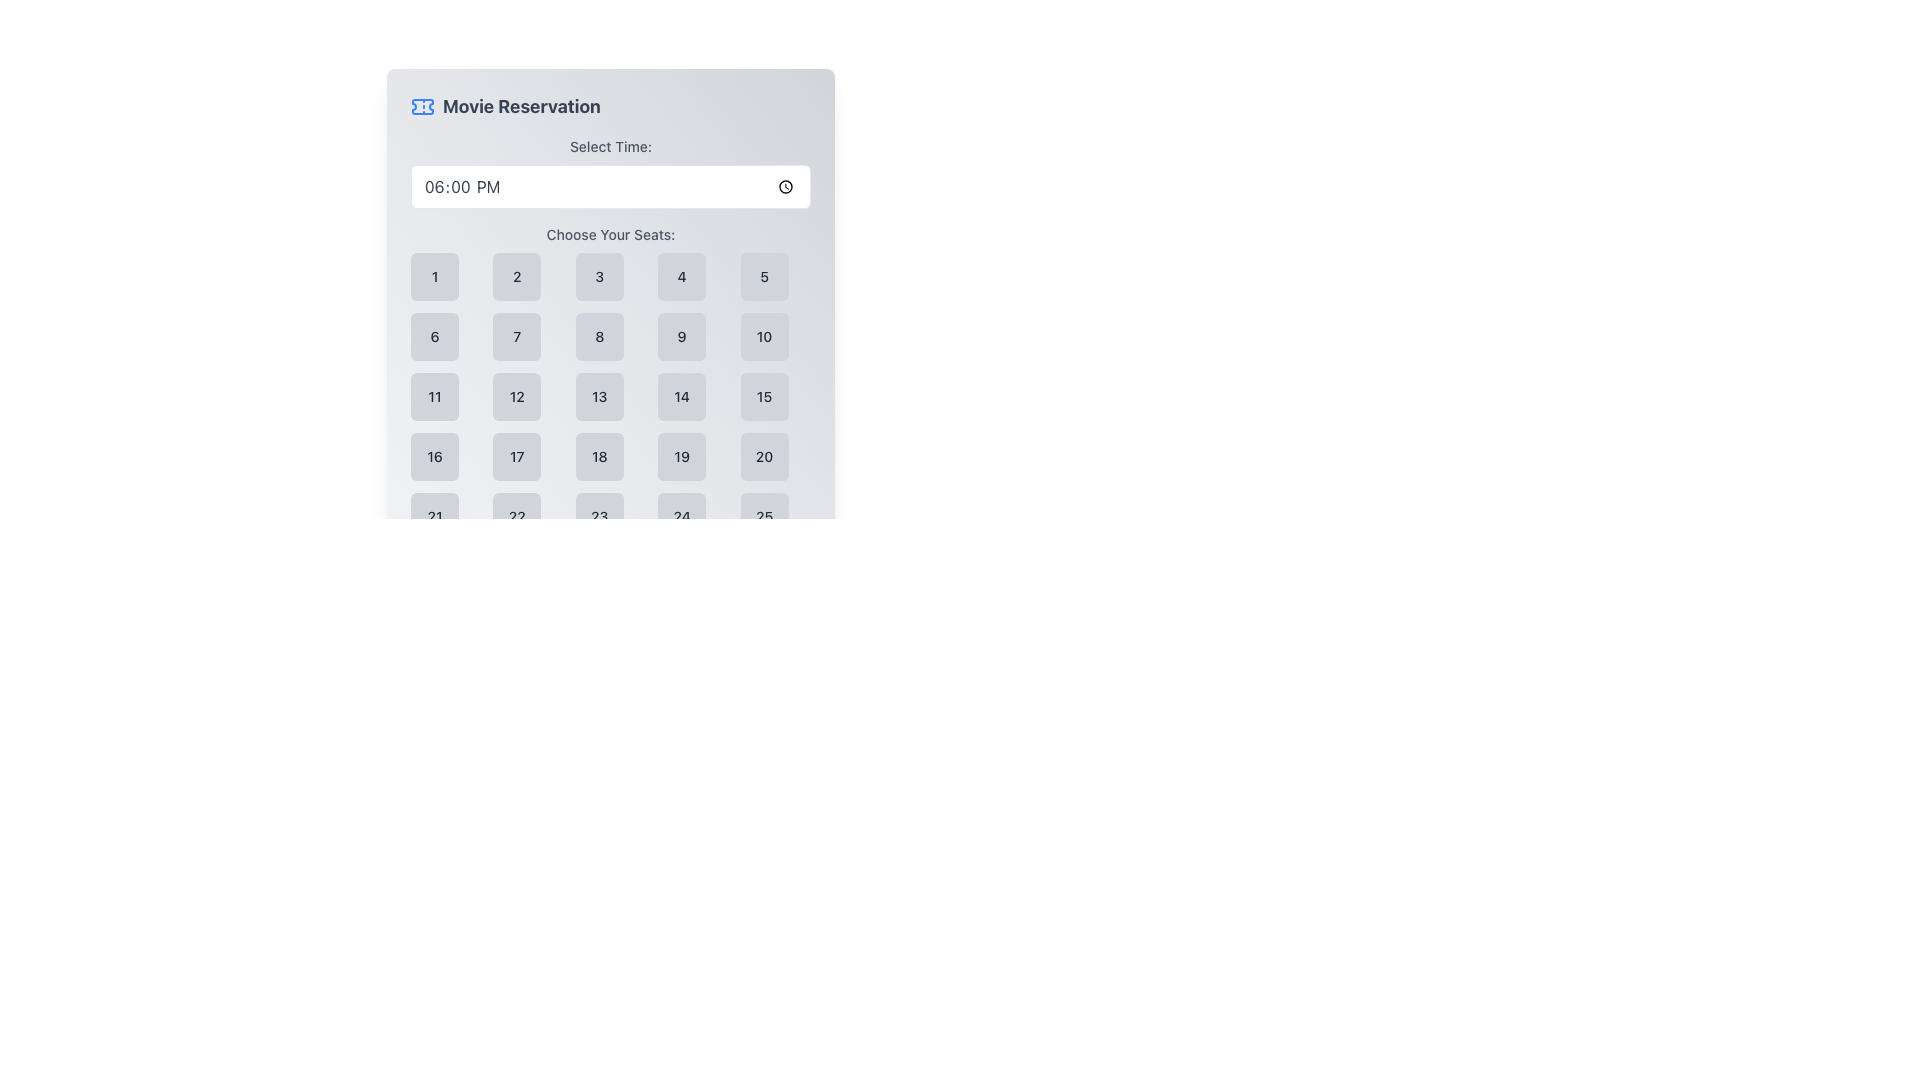 This screenshot has width=1920, height=1080. Describe the element at coordinates (598, 277) in the screenshot. I see `the button representing seat number '3', which is located in the first row of a grid layout below the 'Choose Your Seats' label` at that location.